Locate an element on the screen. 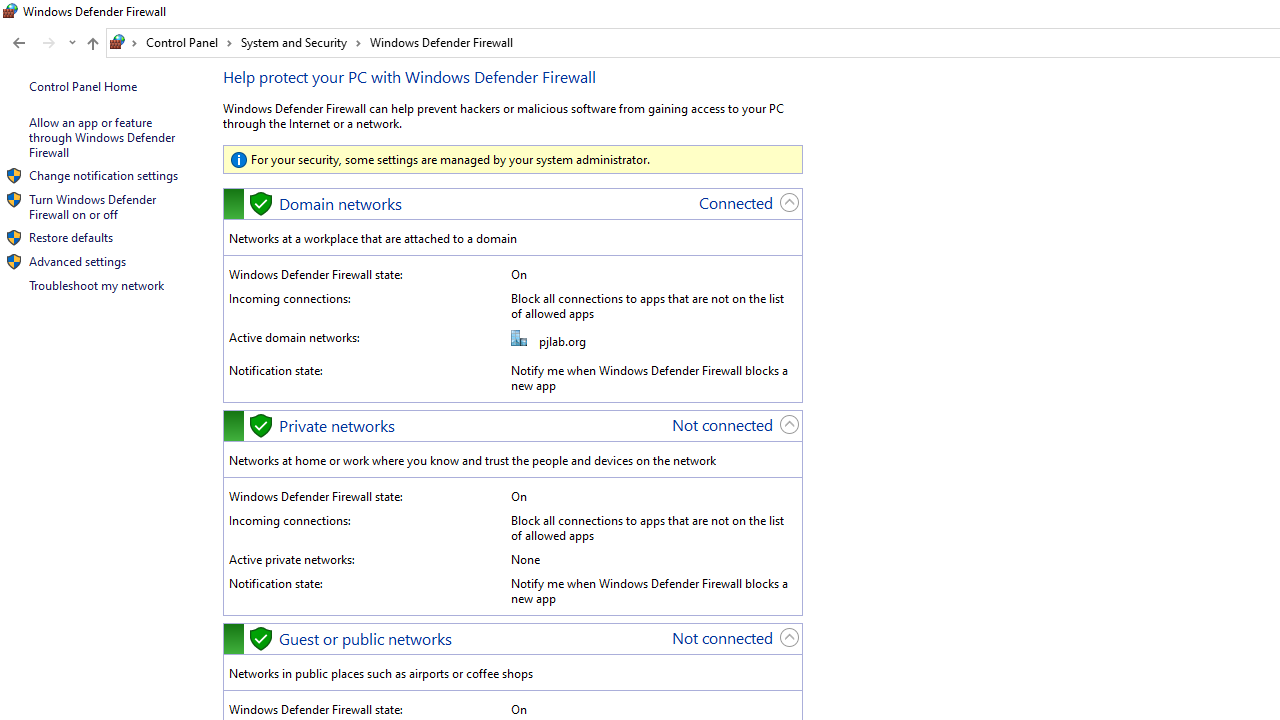 The height and width of the screenshot is (720, 1280). 'Back to Allowed apps (Alt + Left Arrow)' is located at coordinates (19, 43).